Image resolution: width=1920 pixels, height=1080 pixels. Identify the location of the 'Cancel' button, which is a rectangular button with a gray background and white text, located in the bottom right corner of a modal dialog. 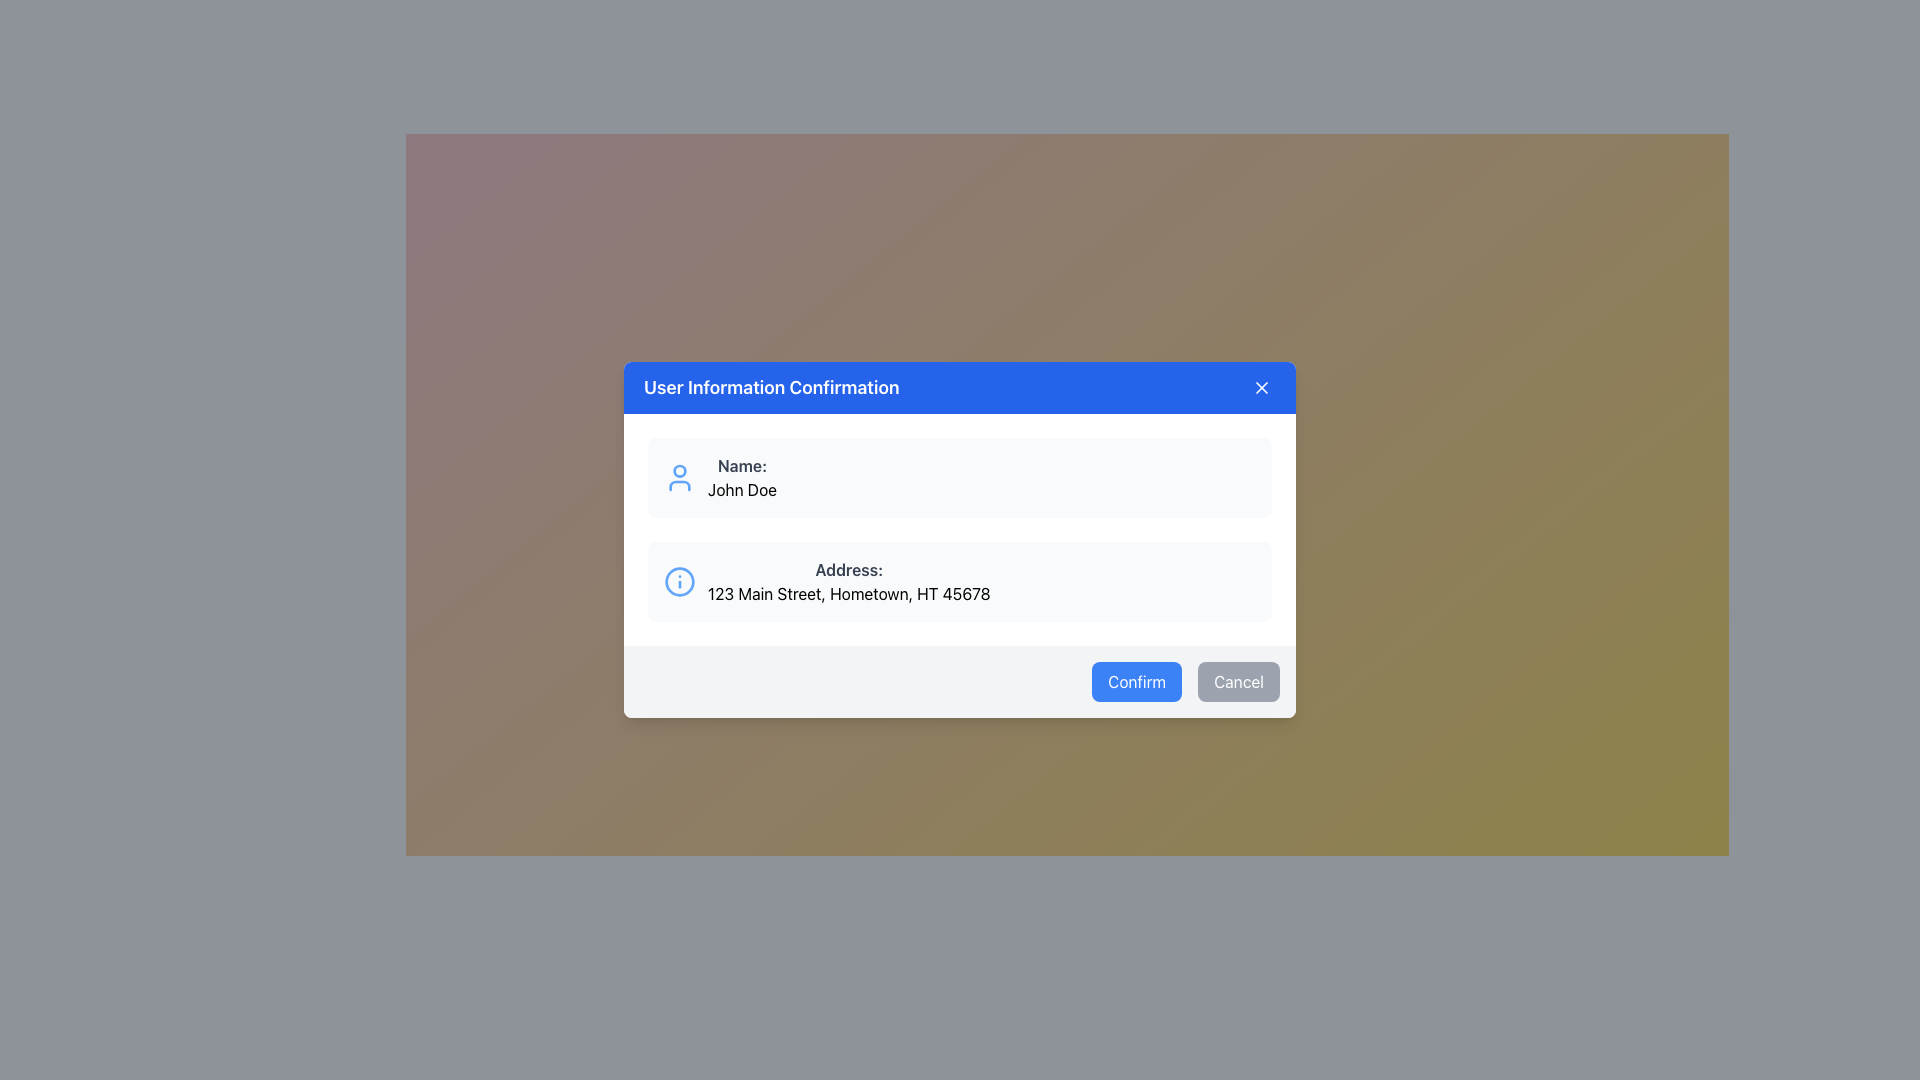
(1237, 681).